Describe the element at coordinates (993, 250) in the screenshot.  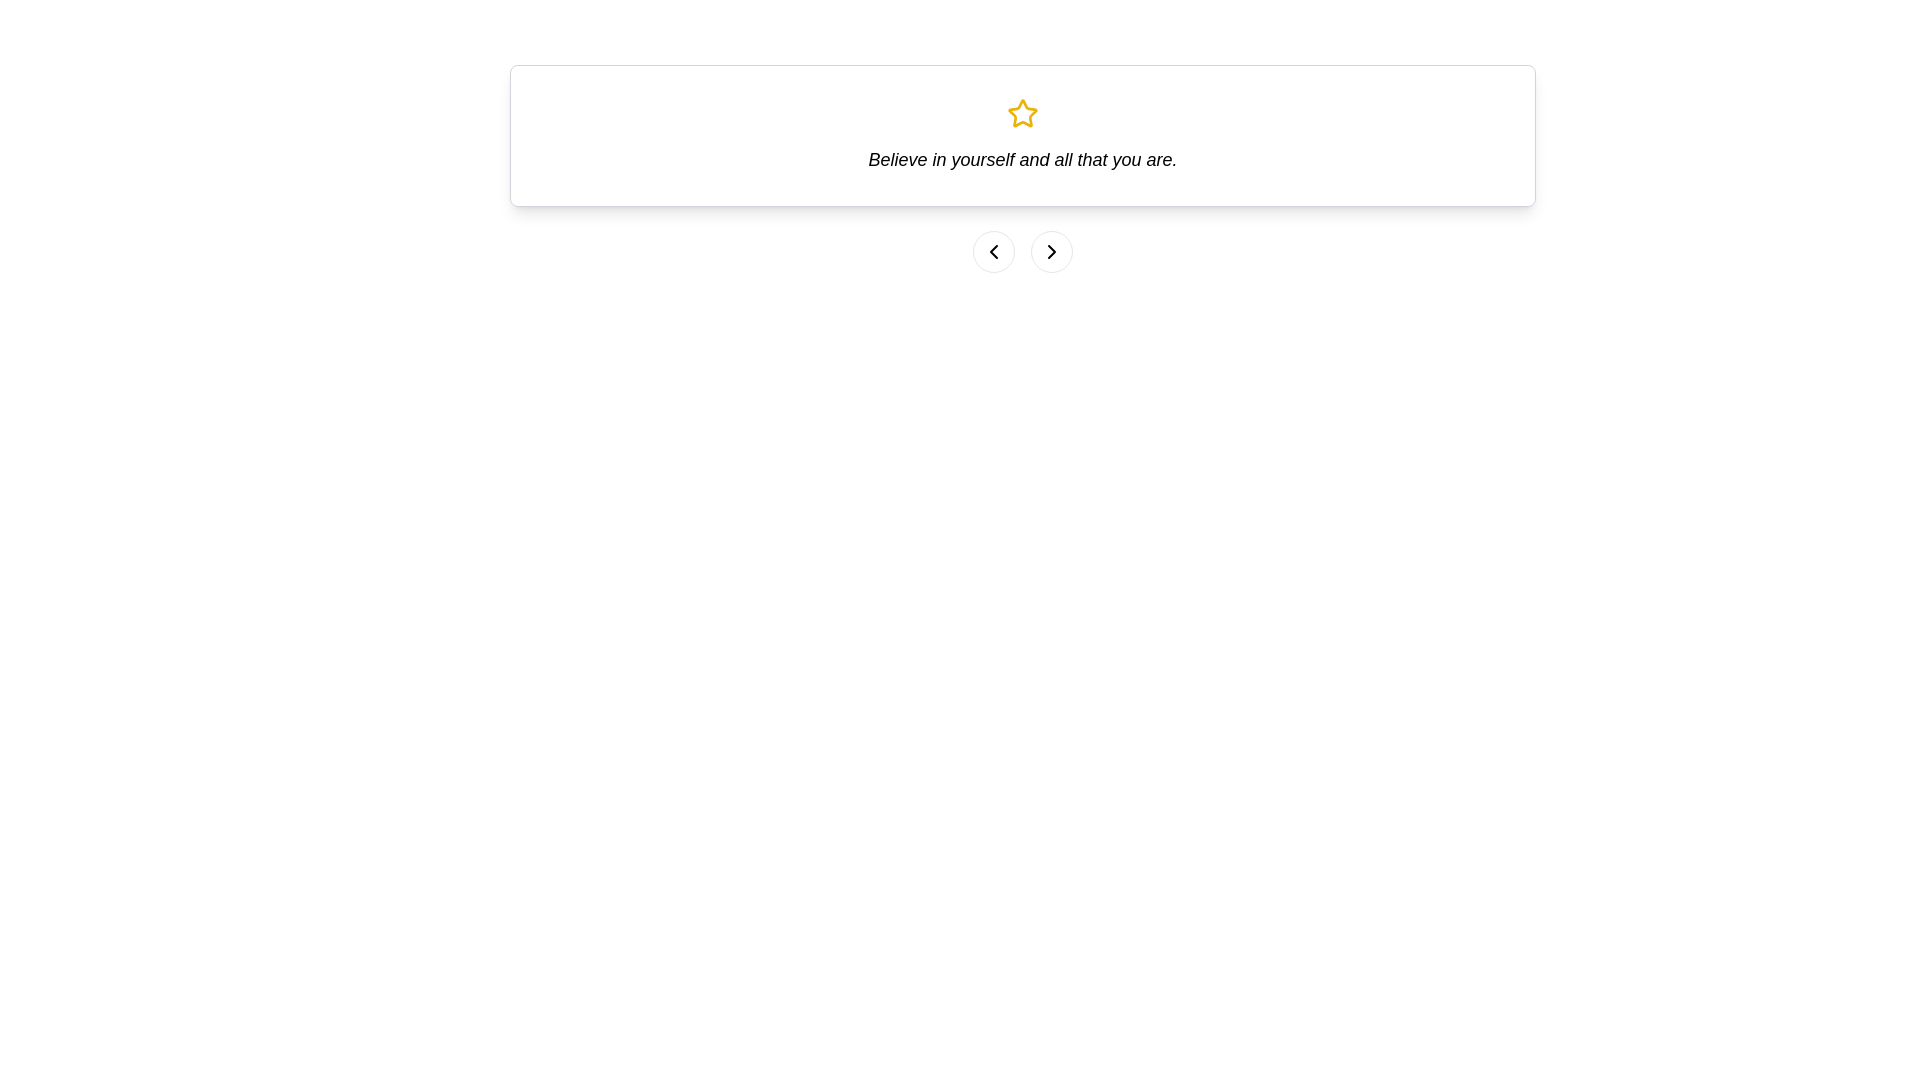
I see `the navigation button with a chevron-left icon, which is the first button in a group of two horizontal navigation buttons` at that location.